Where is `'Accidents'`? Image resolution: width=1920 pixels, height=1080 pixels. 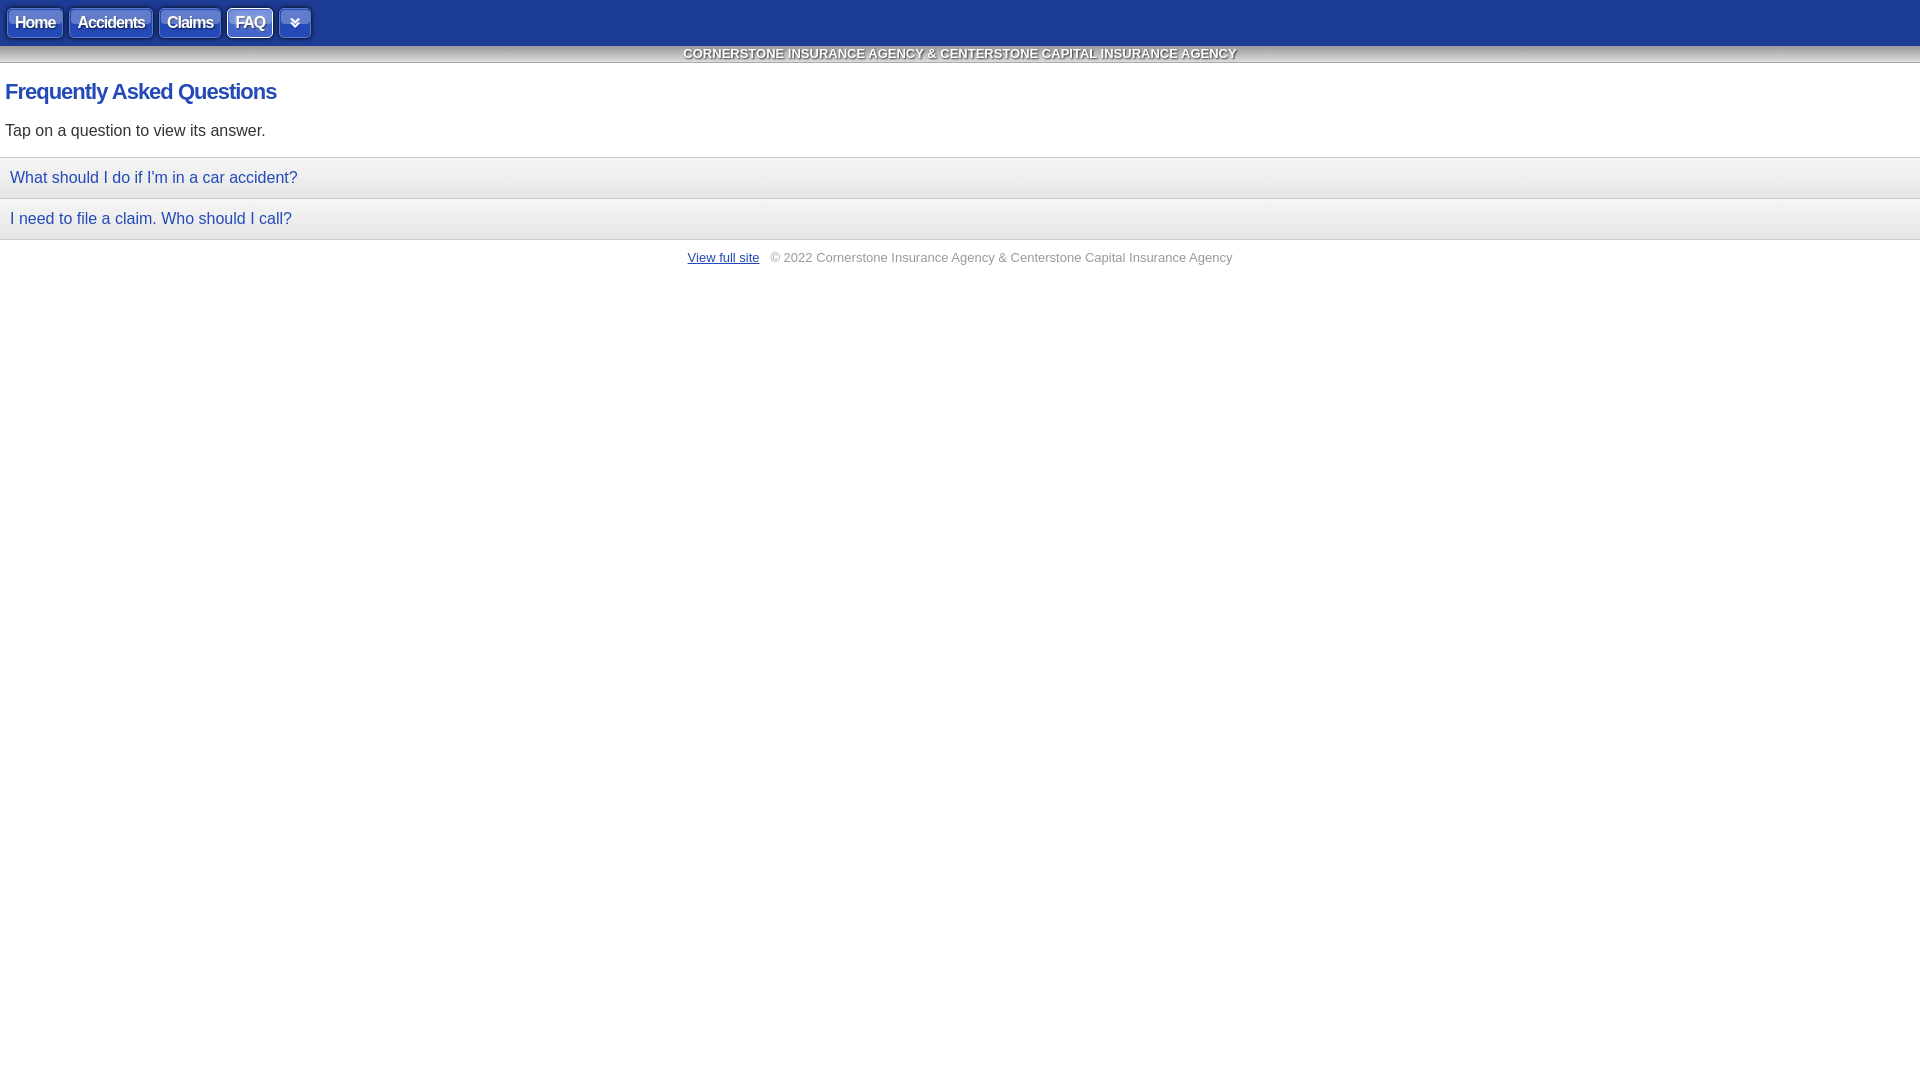
'Accidents' is located at coordinates (109, 23).